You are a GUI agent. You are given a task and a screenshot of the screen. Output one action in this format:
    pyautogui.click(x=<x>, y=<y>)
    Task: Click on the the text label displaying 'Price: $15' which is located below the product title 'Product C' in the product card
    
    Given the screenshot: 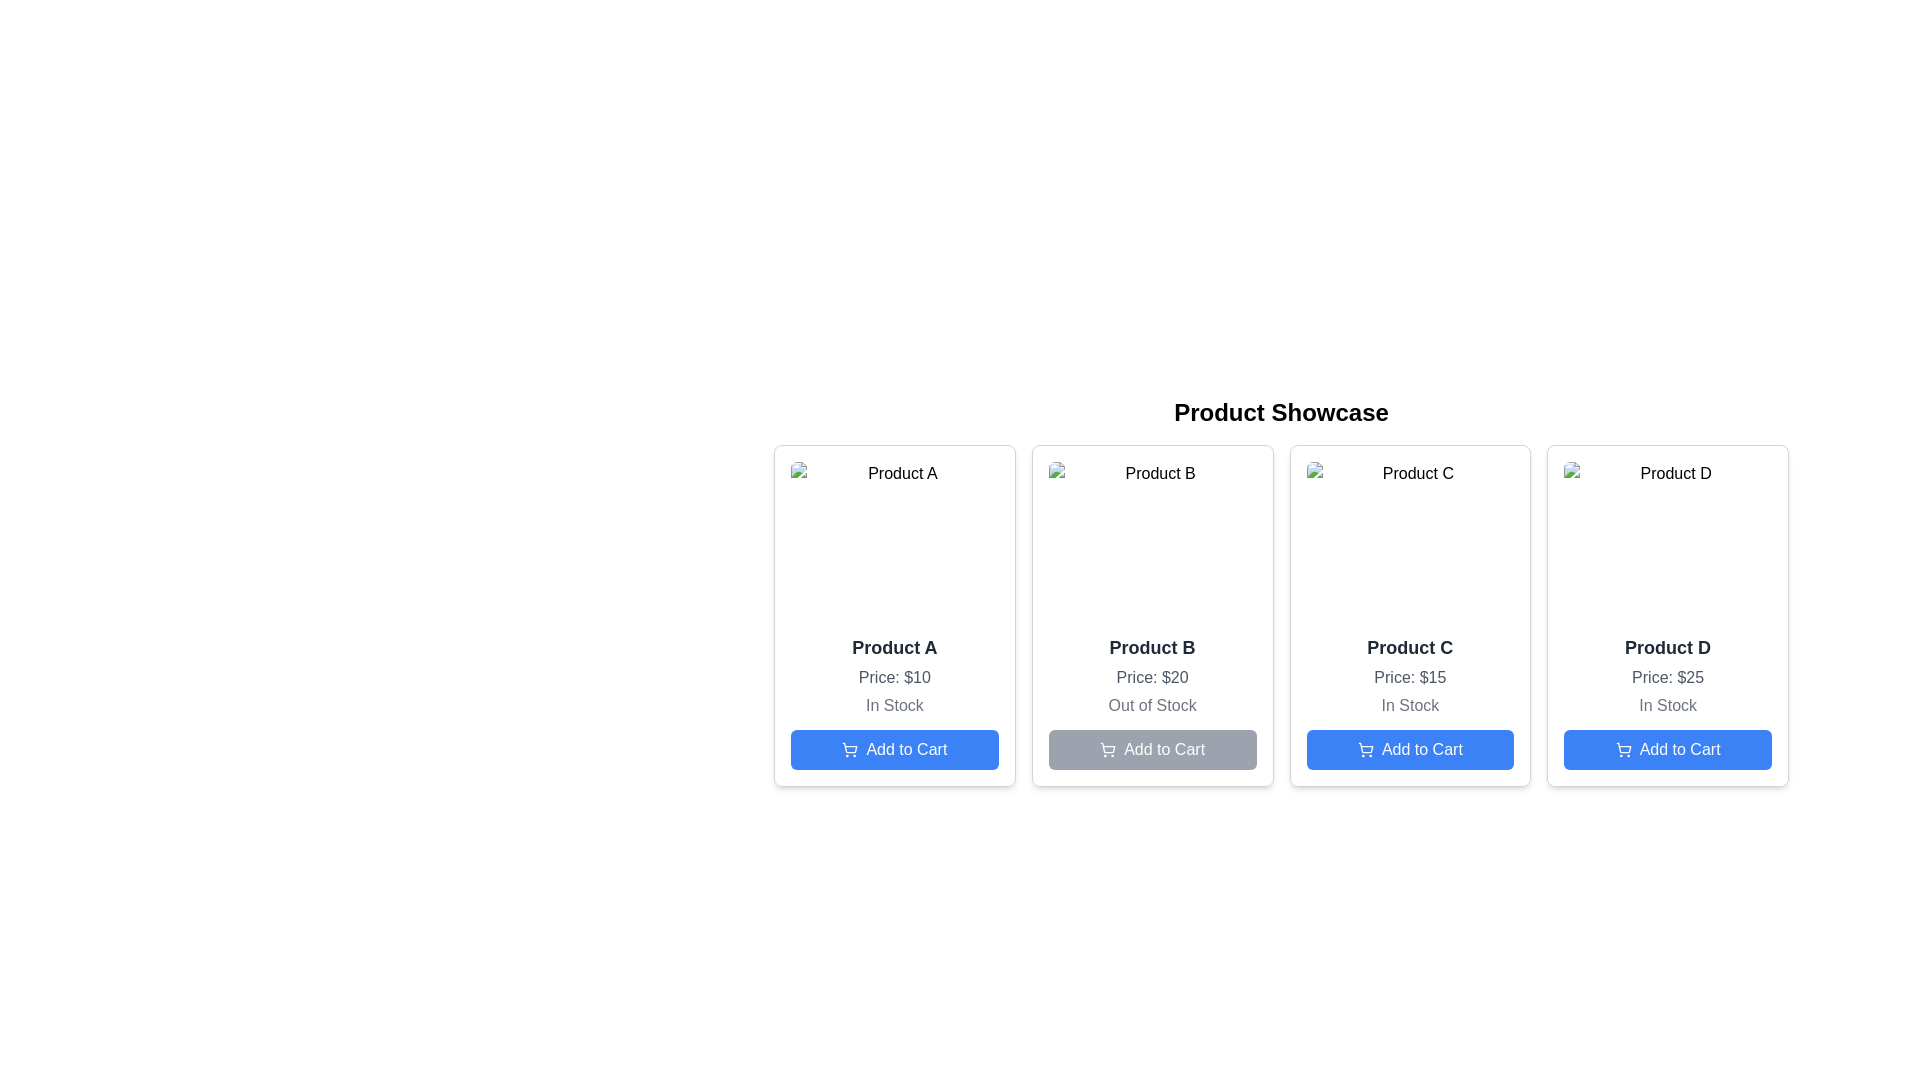 What is the action you would take?
    pyautogui.click(x=1409, y=677)
    